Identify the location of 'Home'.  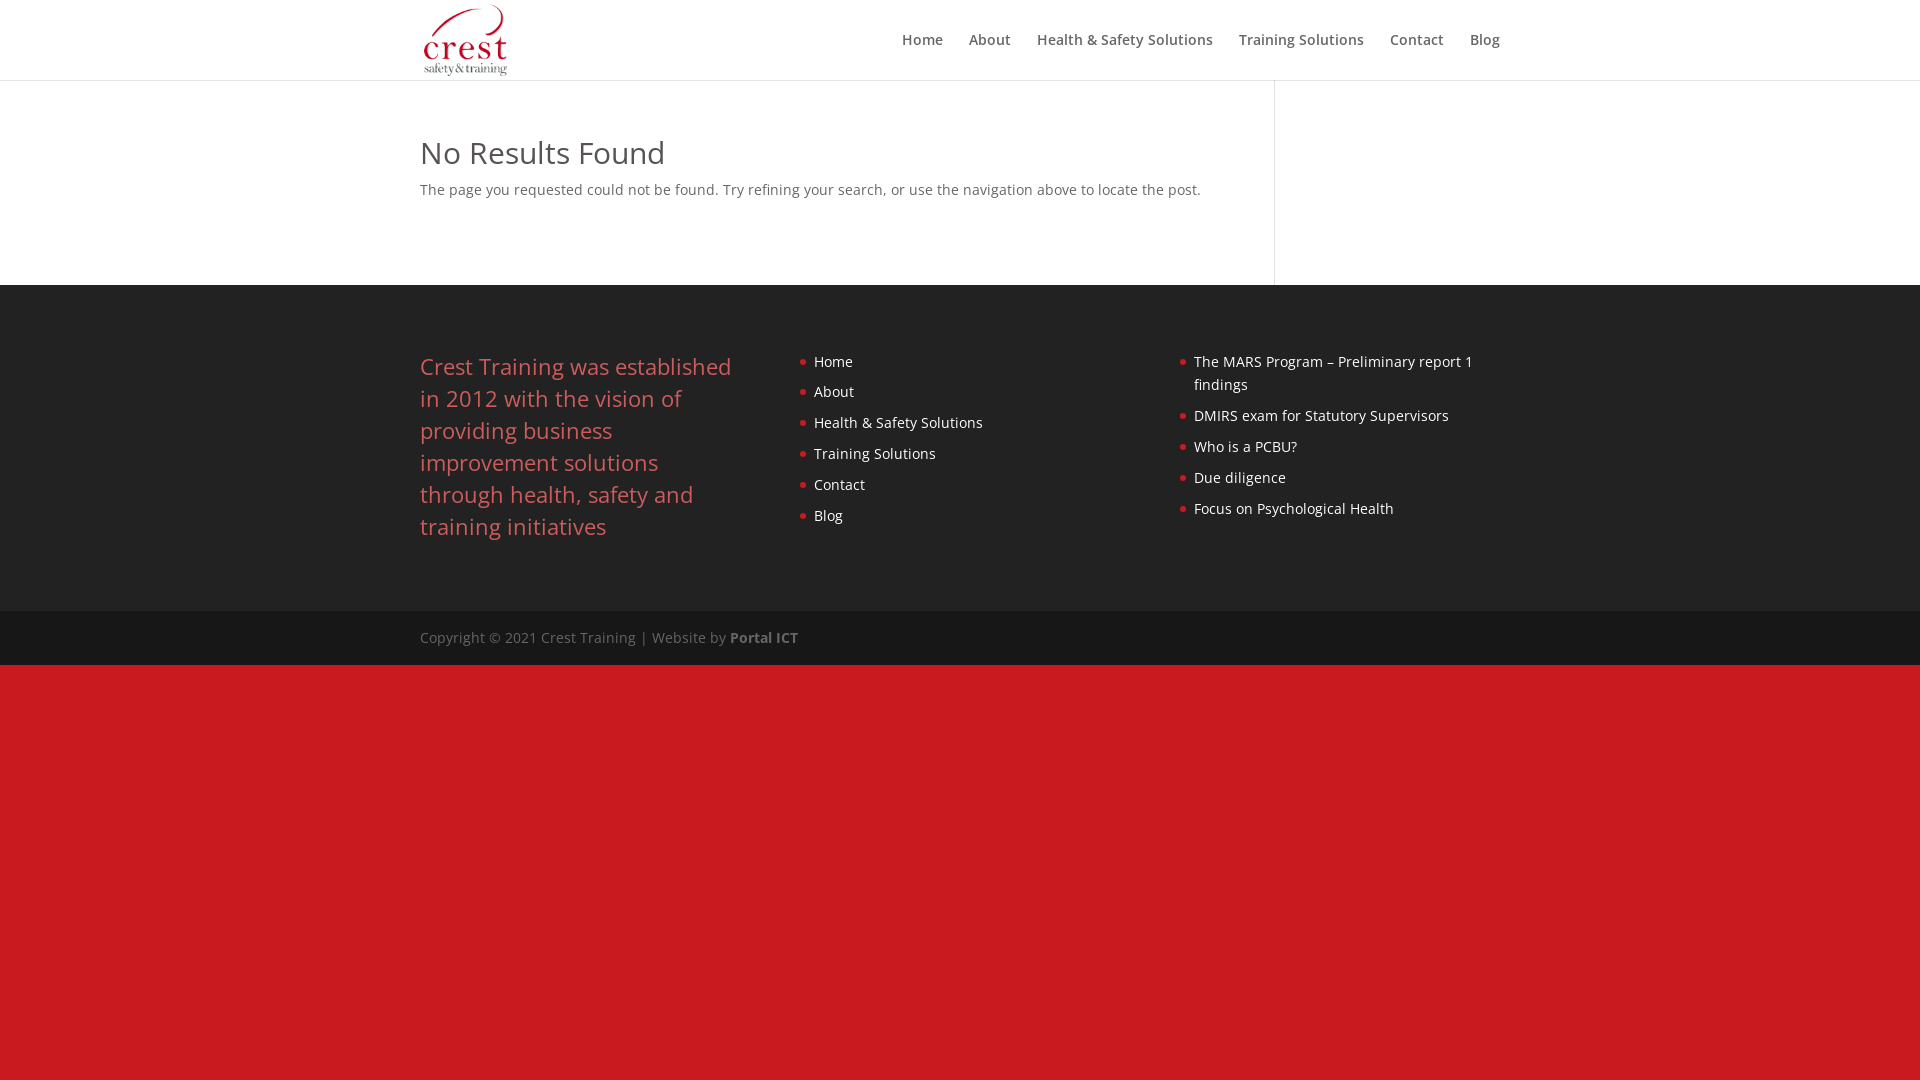
(833, 361).